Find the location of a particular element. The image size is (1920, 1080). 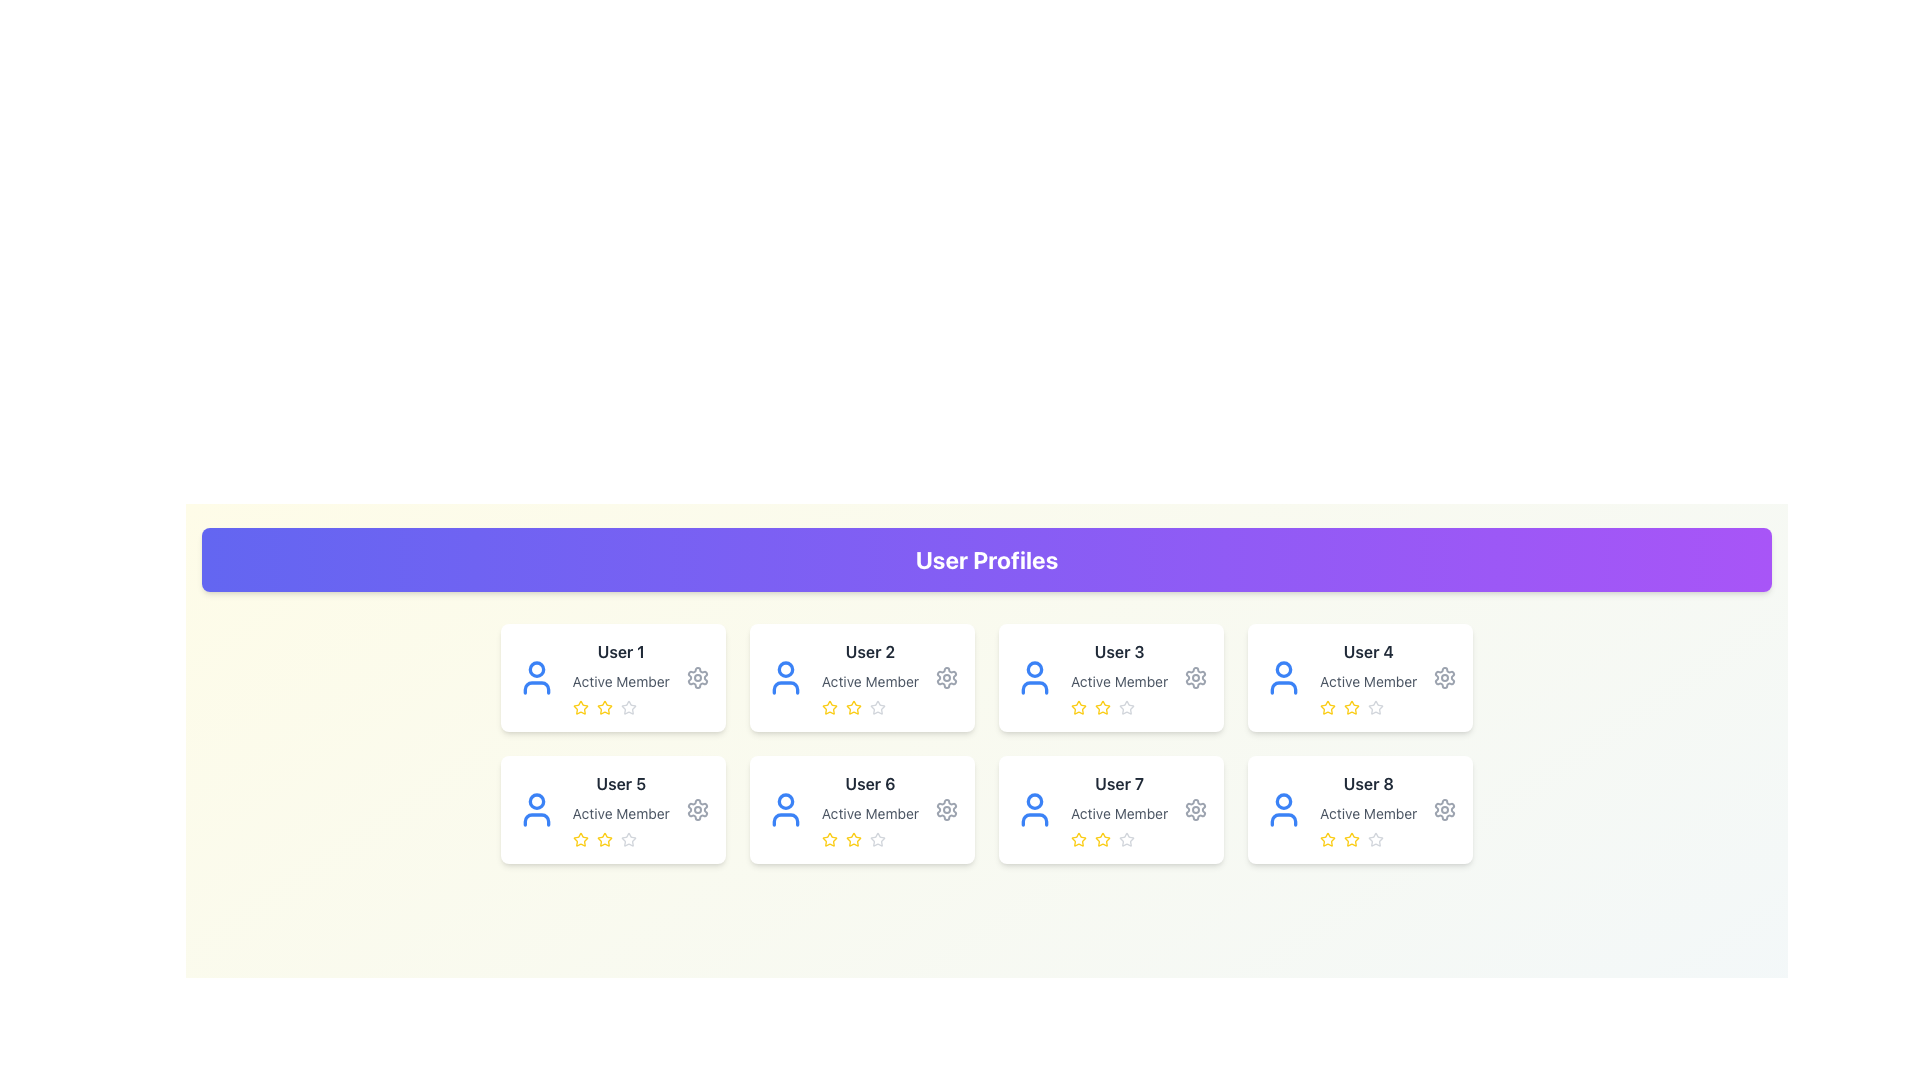

'Active Member' label located centrally in the card for 'User 1', positioned below the username and above the star rating component is located at coordinates (620, 681).